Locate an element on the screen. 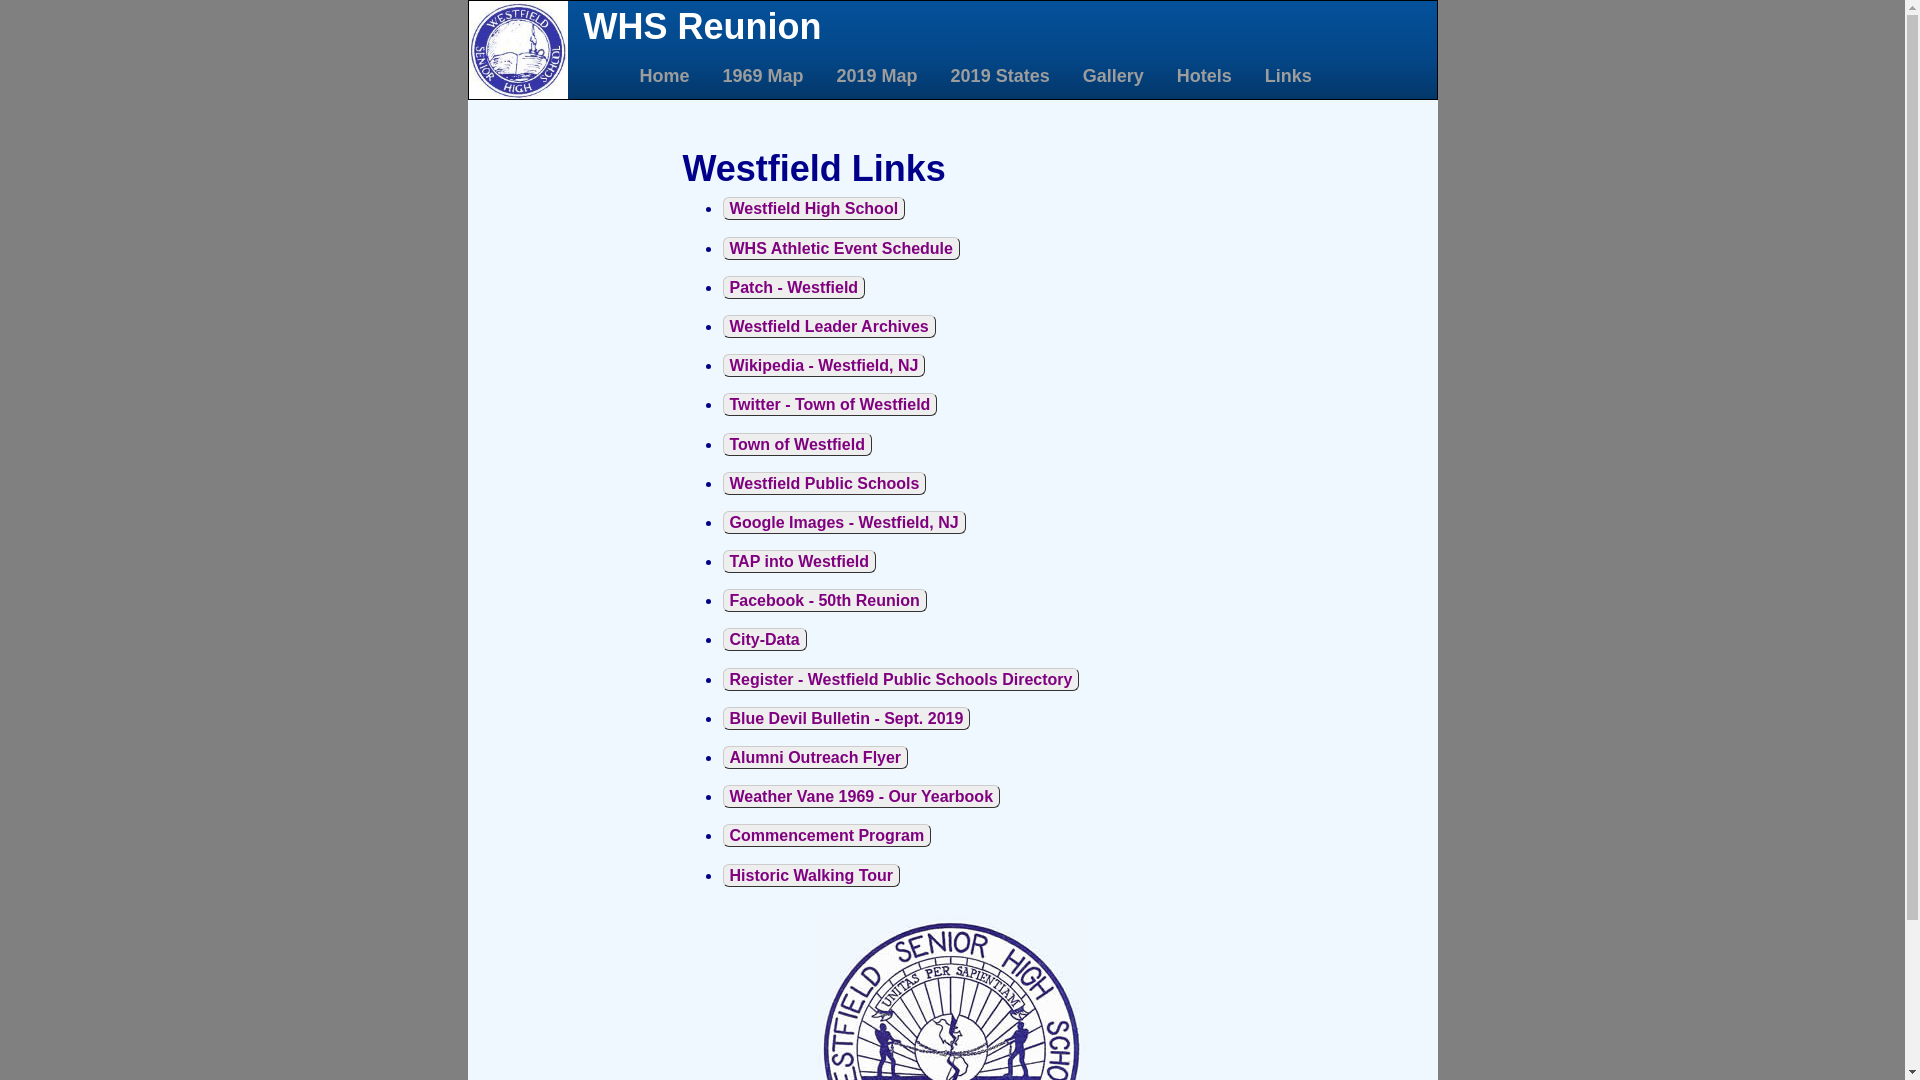 Image resolution: width=1920 pixels, height=1080 pixels. '1969 Map' is located at coordinates (704, 75).